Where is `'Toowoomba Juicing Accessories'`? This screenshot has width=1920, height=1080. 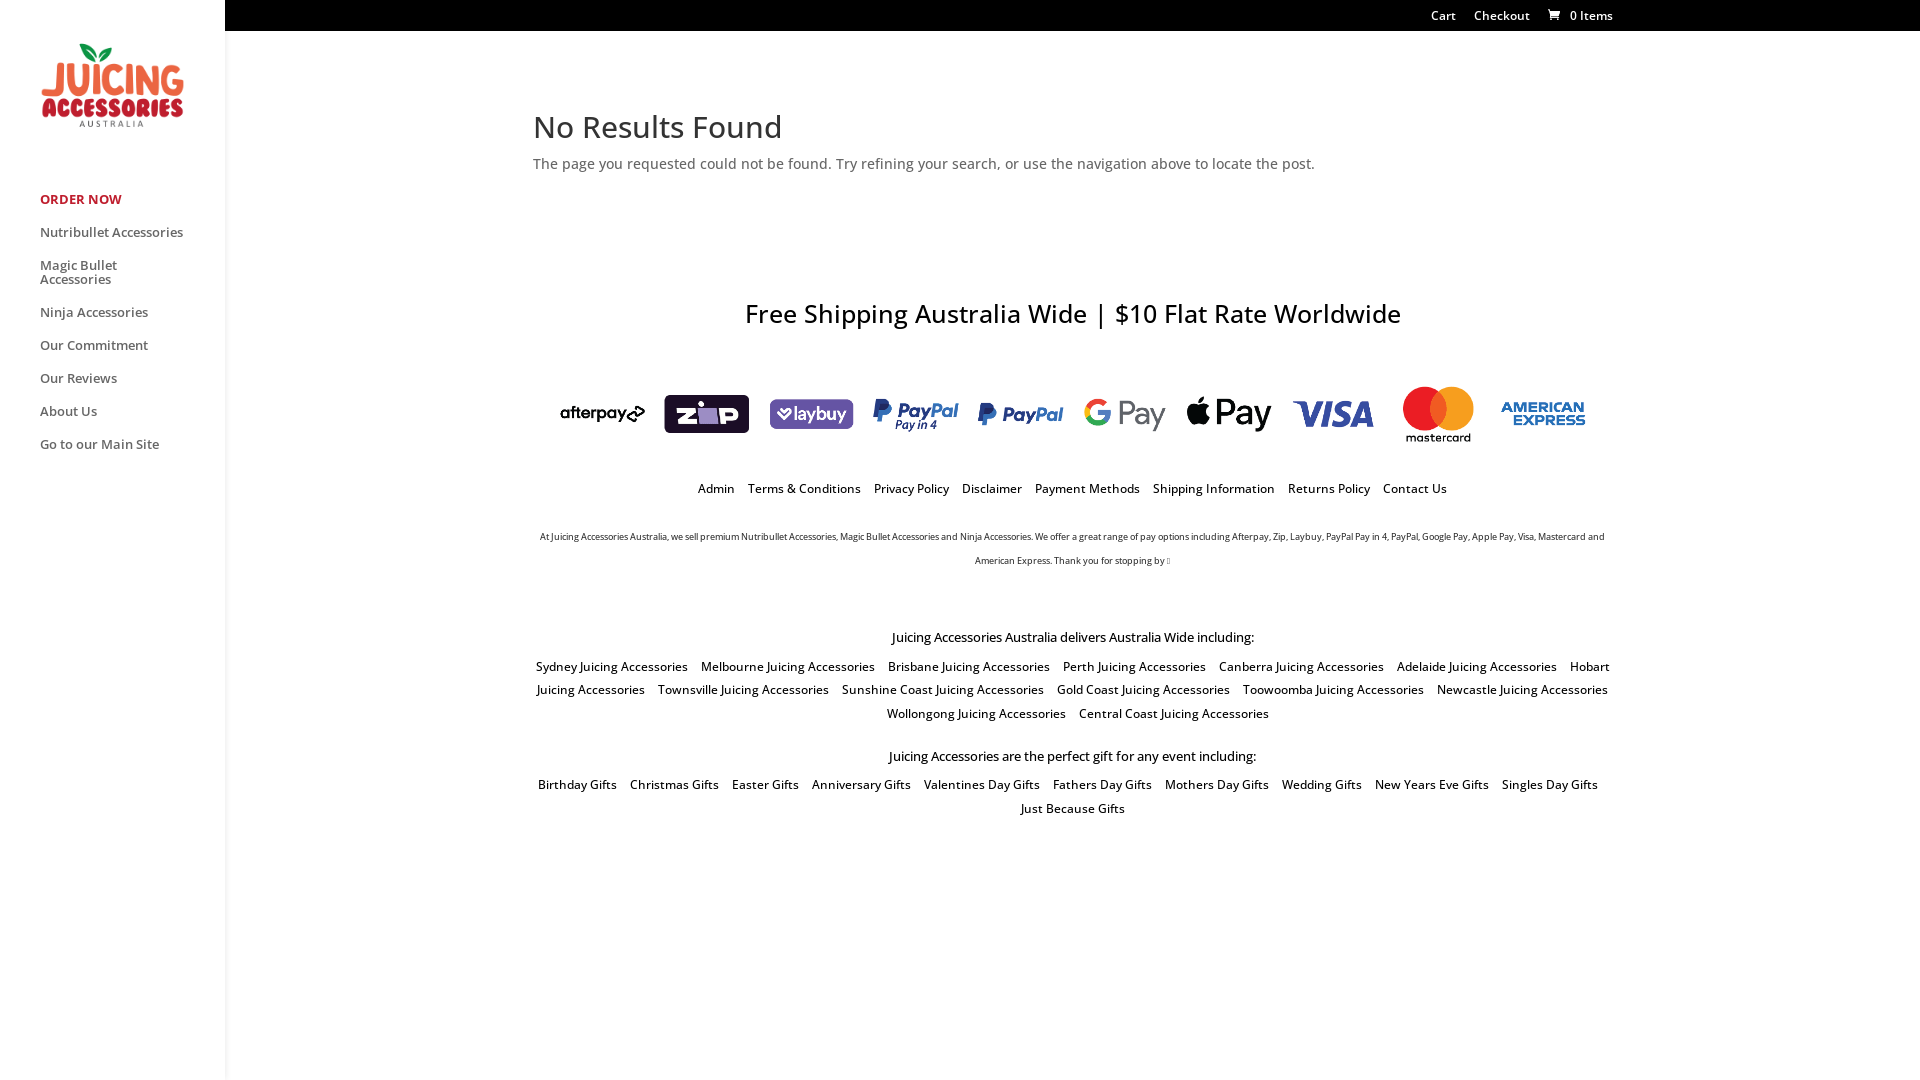 'Toowoomba Juicing Accessories' is located at coordinates (1333, 688).